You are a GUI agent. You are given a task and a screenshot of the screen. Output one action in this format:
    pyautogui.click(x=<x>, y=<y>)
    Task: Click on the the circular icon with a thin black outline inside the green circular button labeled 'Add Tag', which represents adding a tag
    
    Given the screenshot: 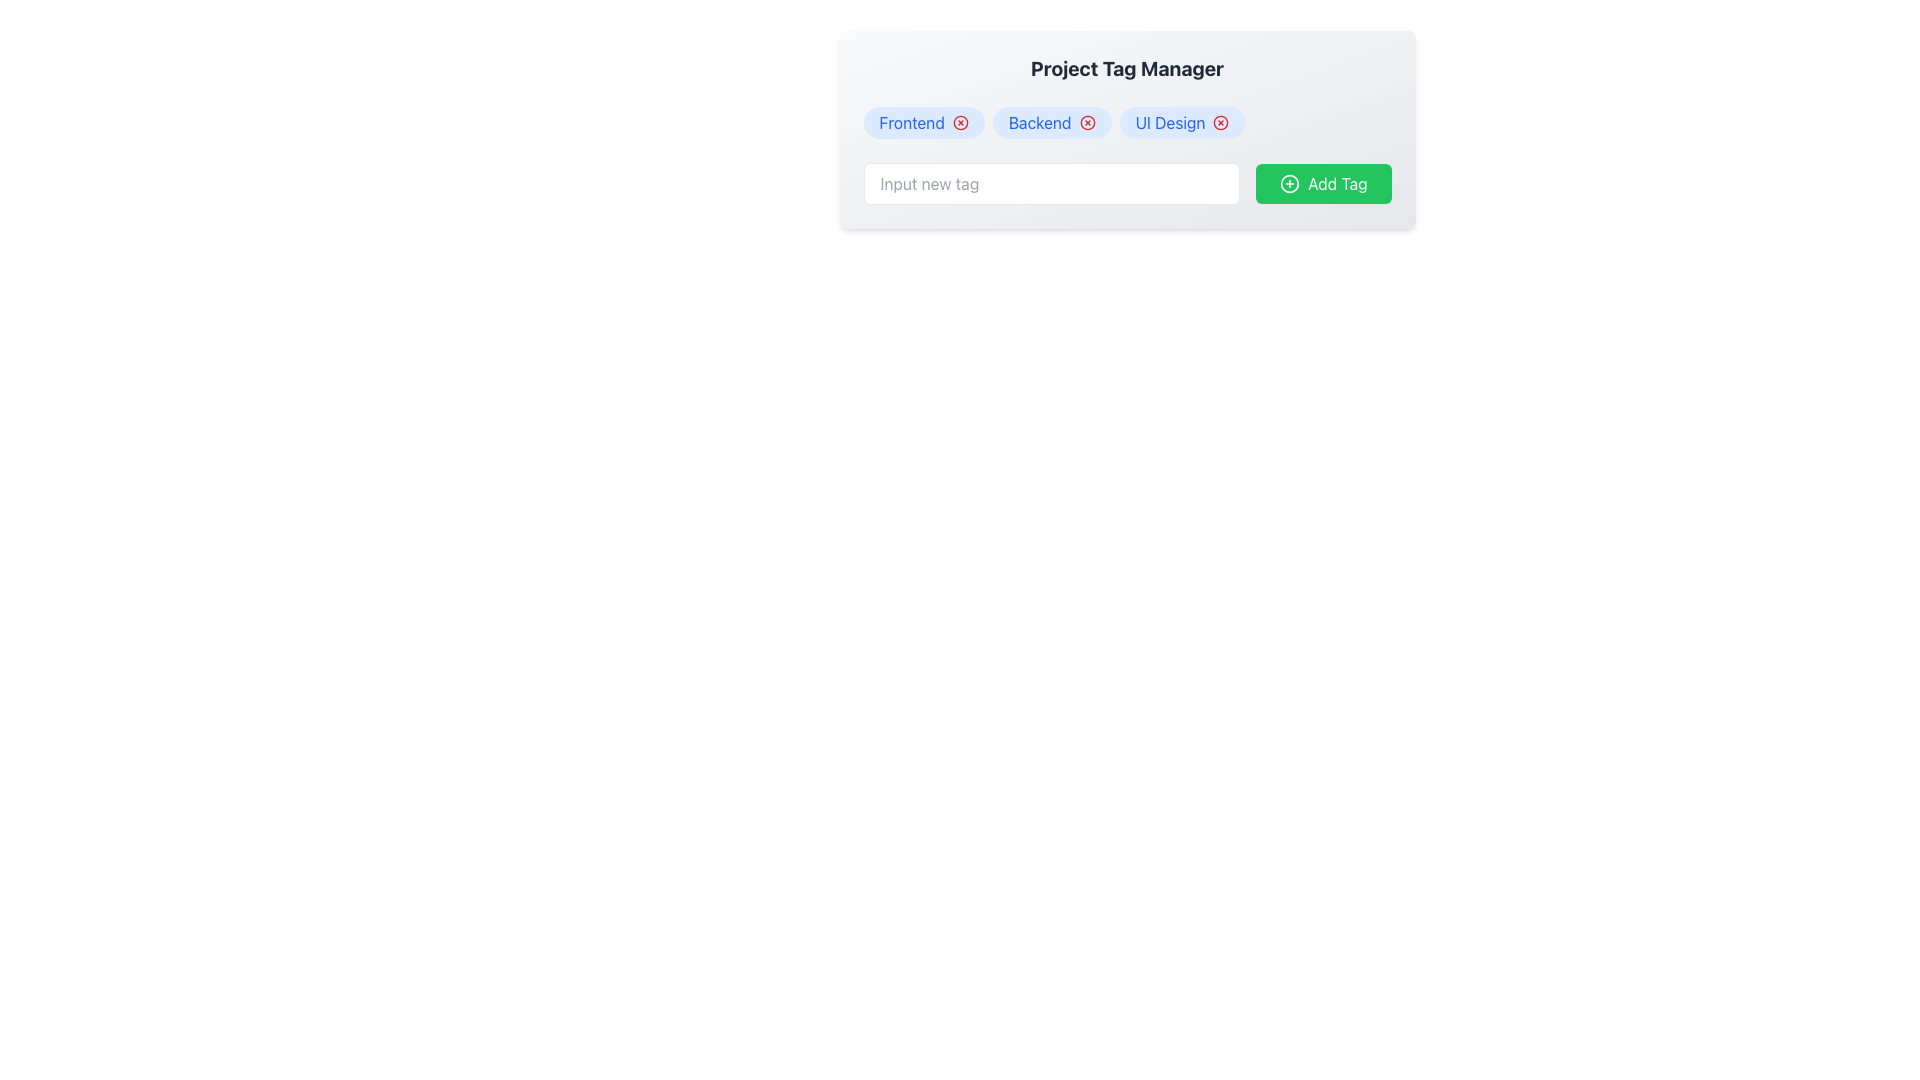 What is the action you would take?
    pyautogui.click(x=1290, y=184)
    